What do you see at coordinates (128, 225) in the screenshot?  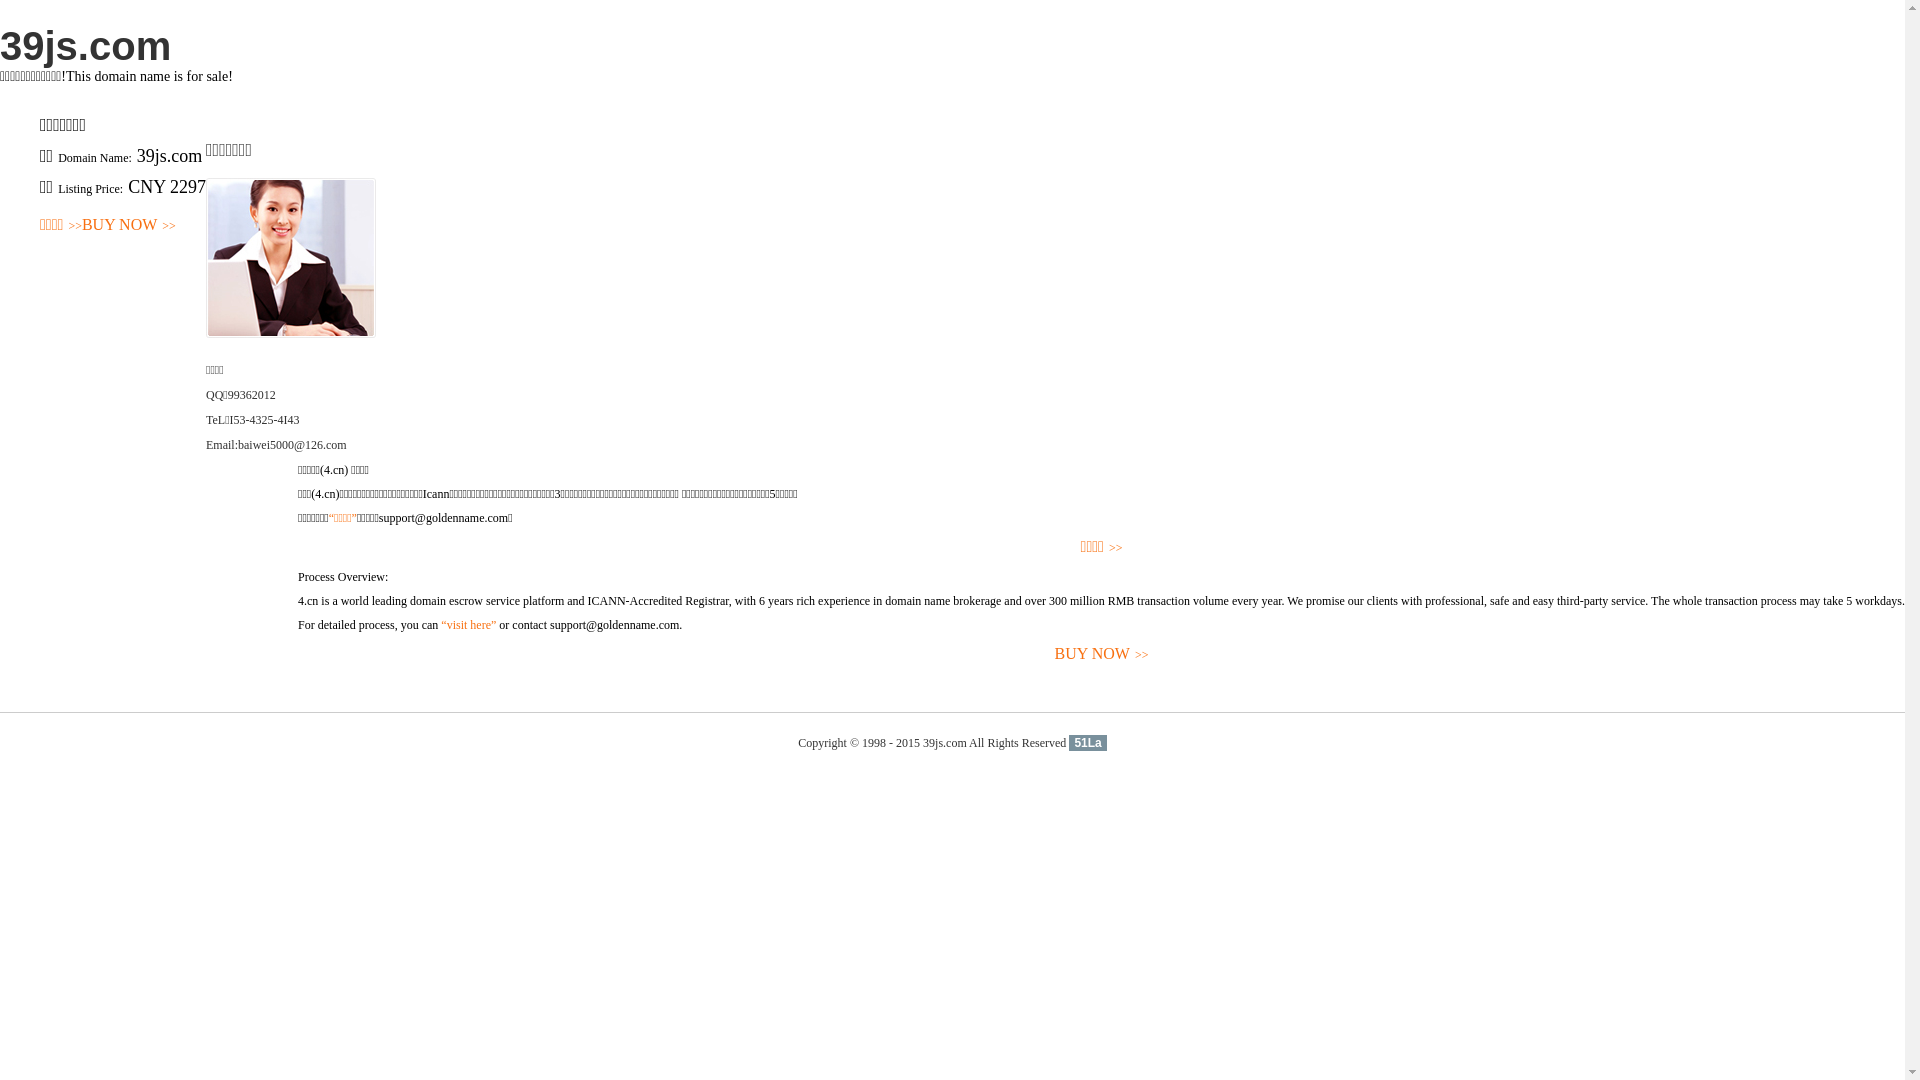 I see `'BUY NOW>>'` at bounding box center [128, 225].